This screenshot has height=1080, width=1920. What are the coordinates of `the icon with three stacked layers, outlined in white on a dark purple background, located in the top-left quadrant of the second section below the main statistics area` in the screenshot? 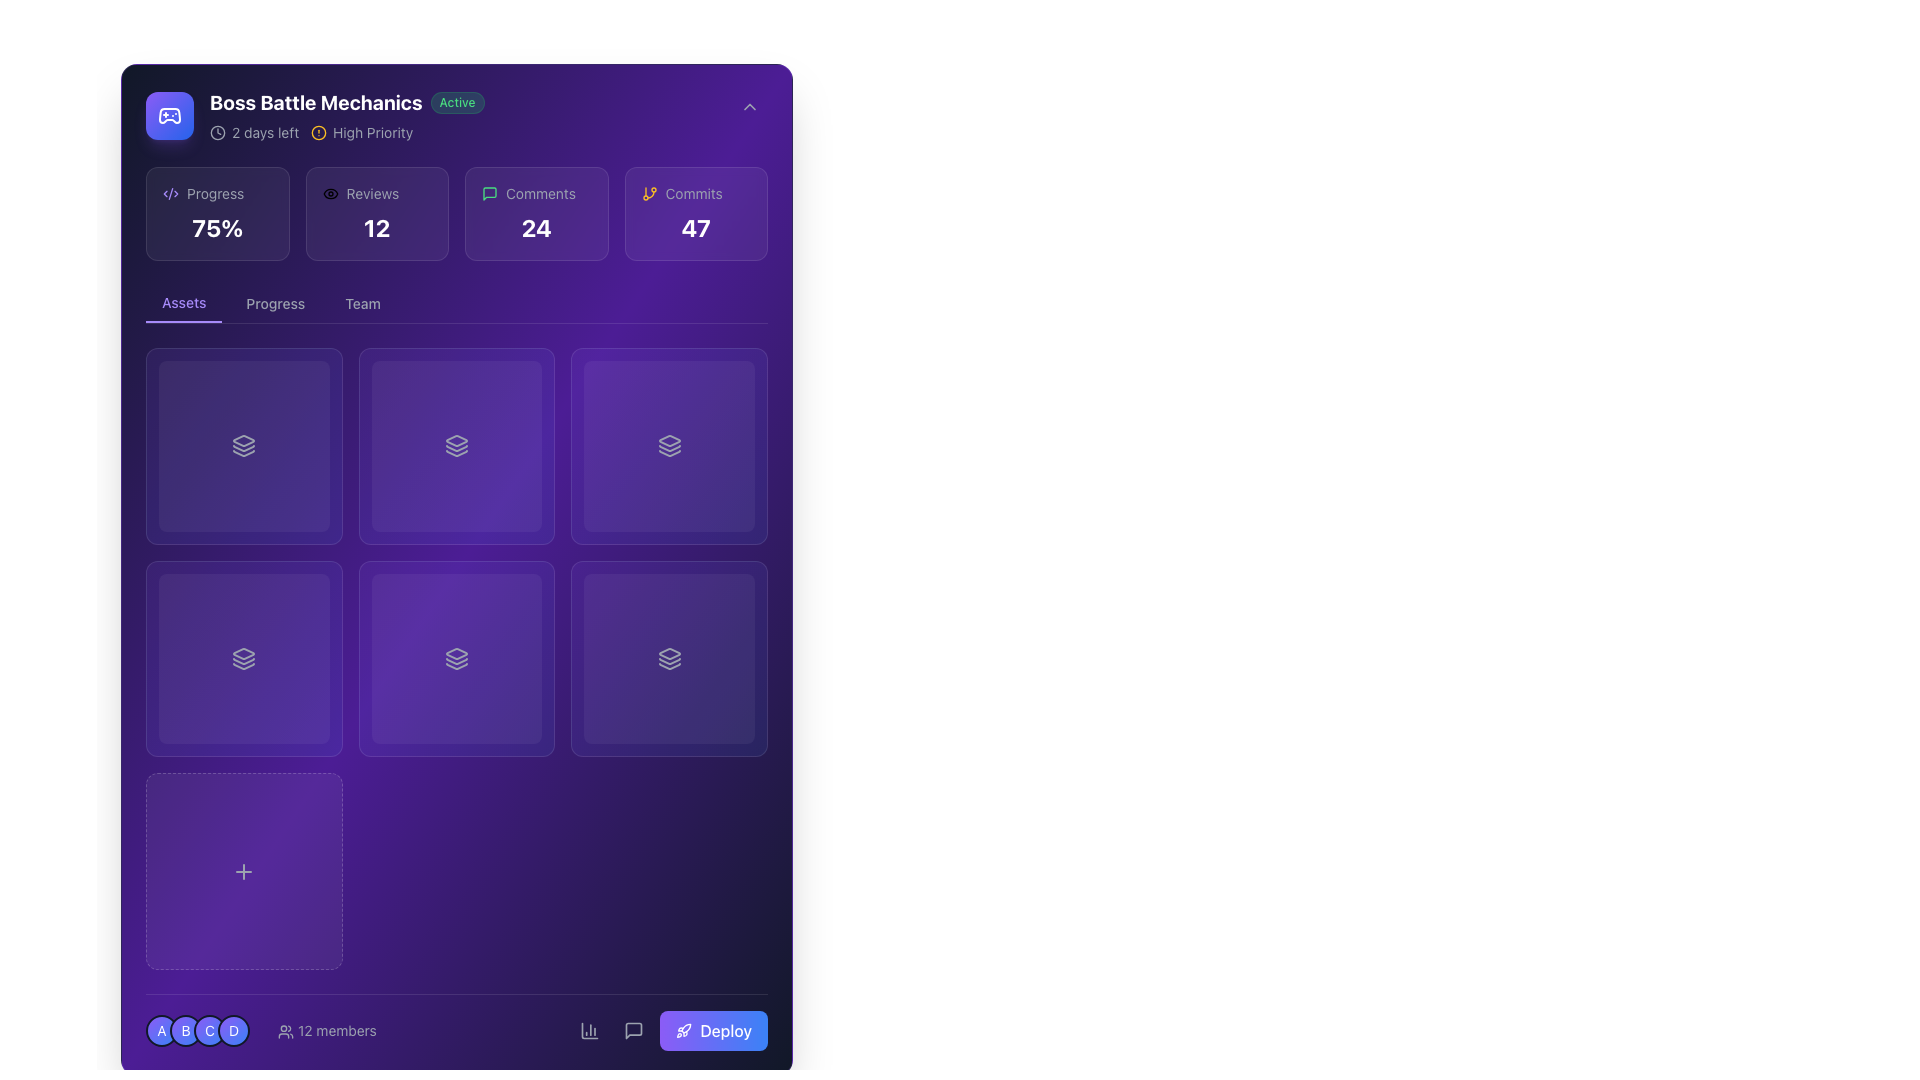 It's located at (243, 445).